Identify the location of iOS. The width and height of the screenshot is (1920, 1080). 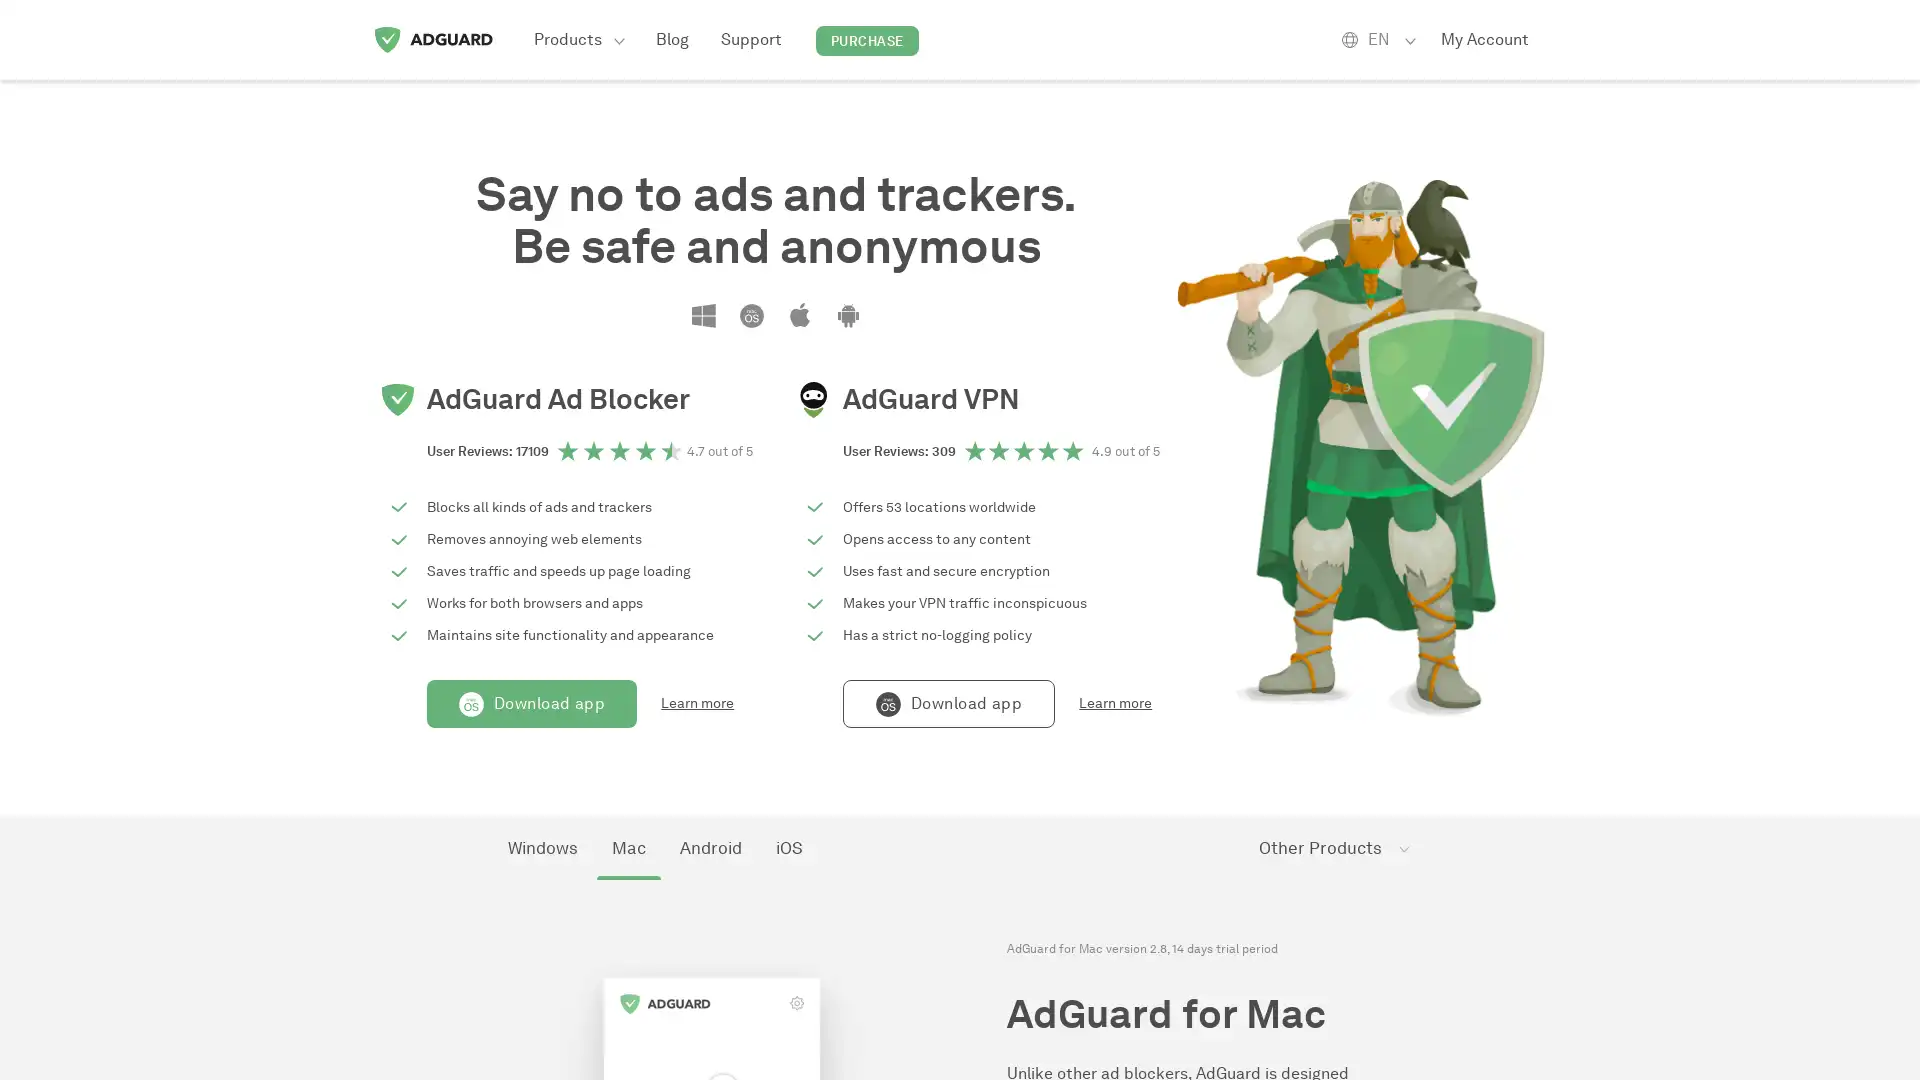
(788, 848).